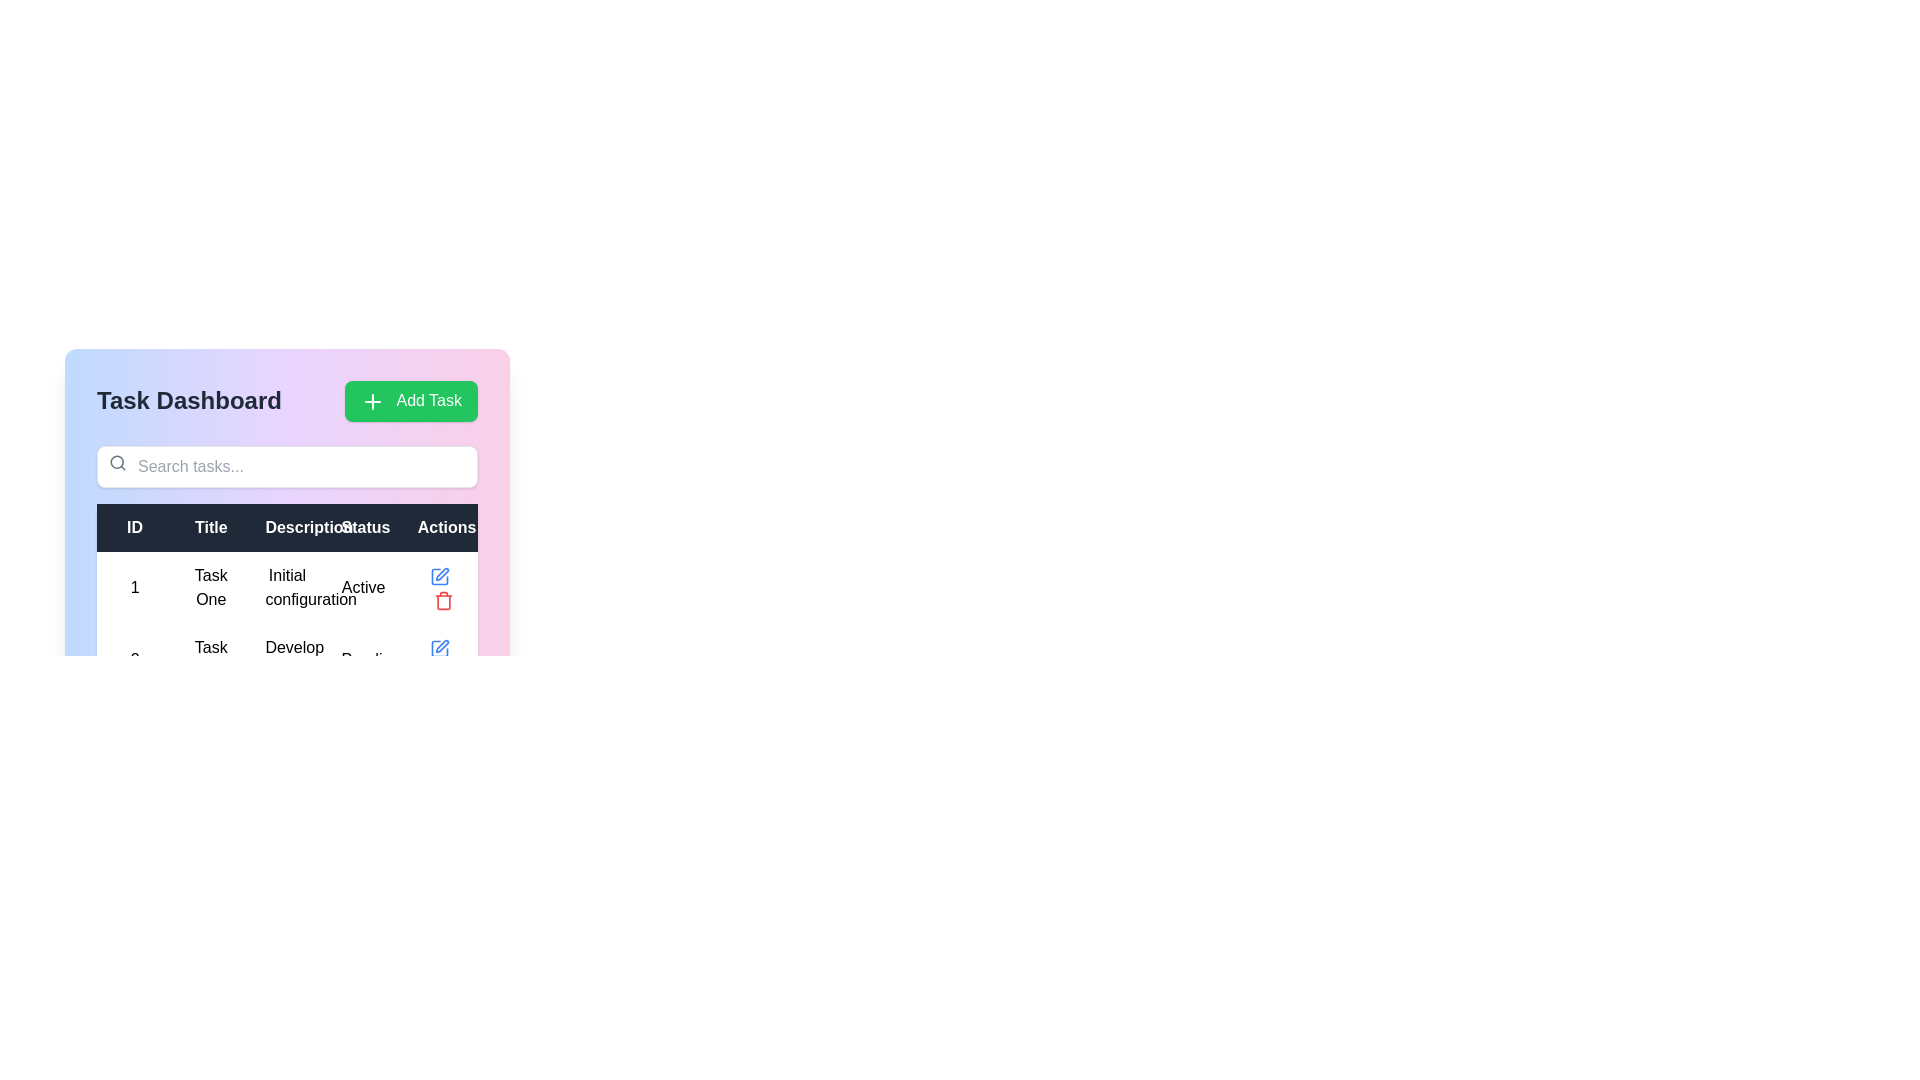 The width and height of the screenshot is (1920, 1080). I want to click on the second row in the data table, which is located below 'Task One' and above 'Task Three', for reordering, so click(286, 659).